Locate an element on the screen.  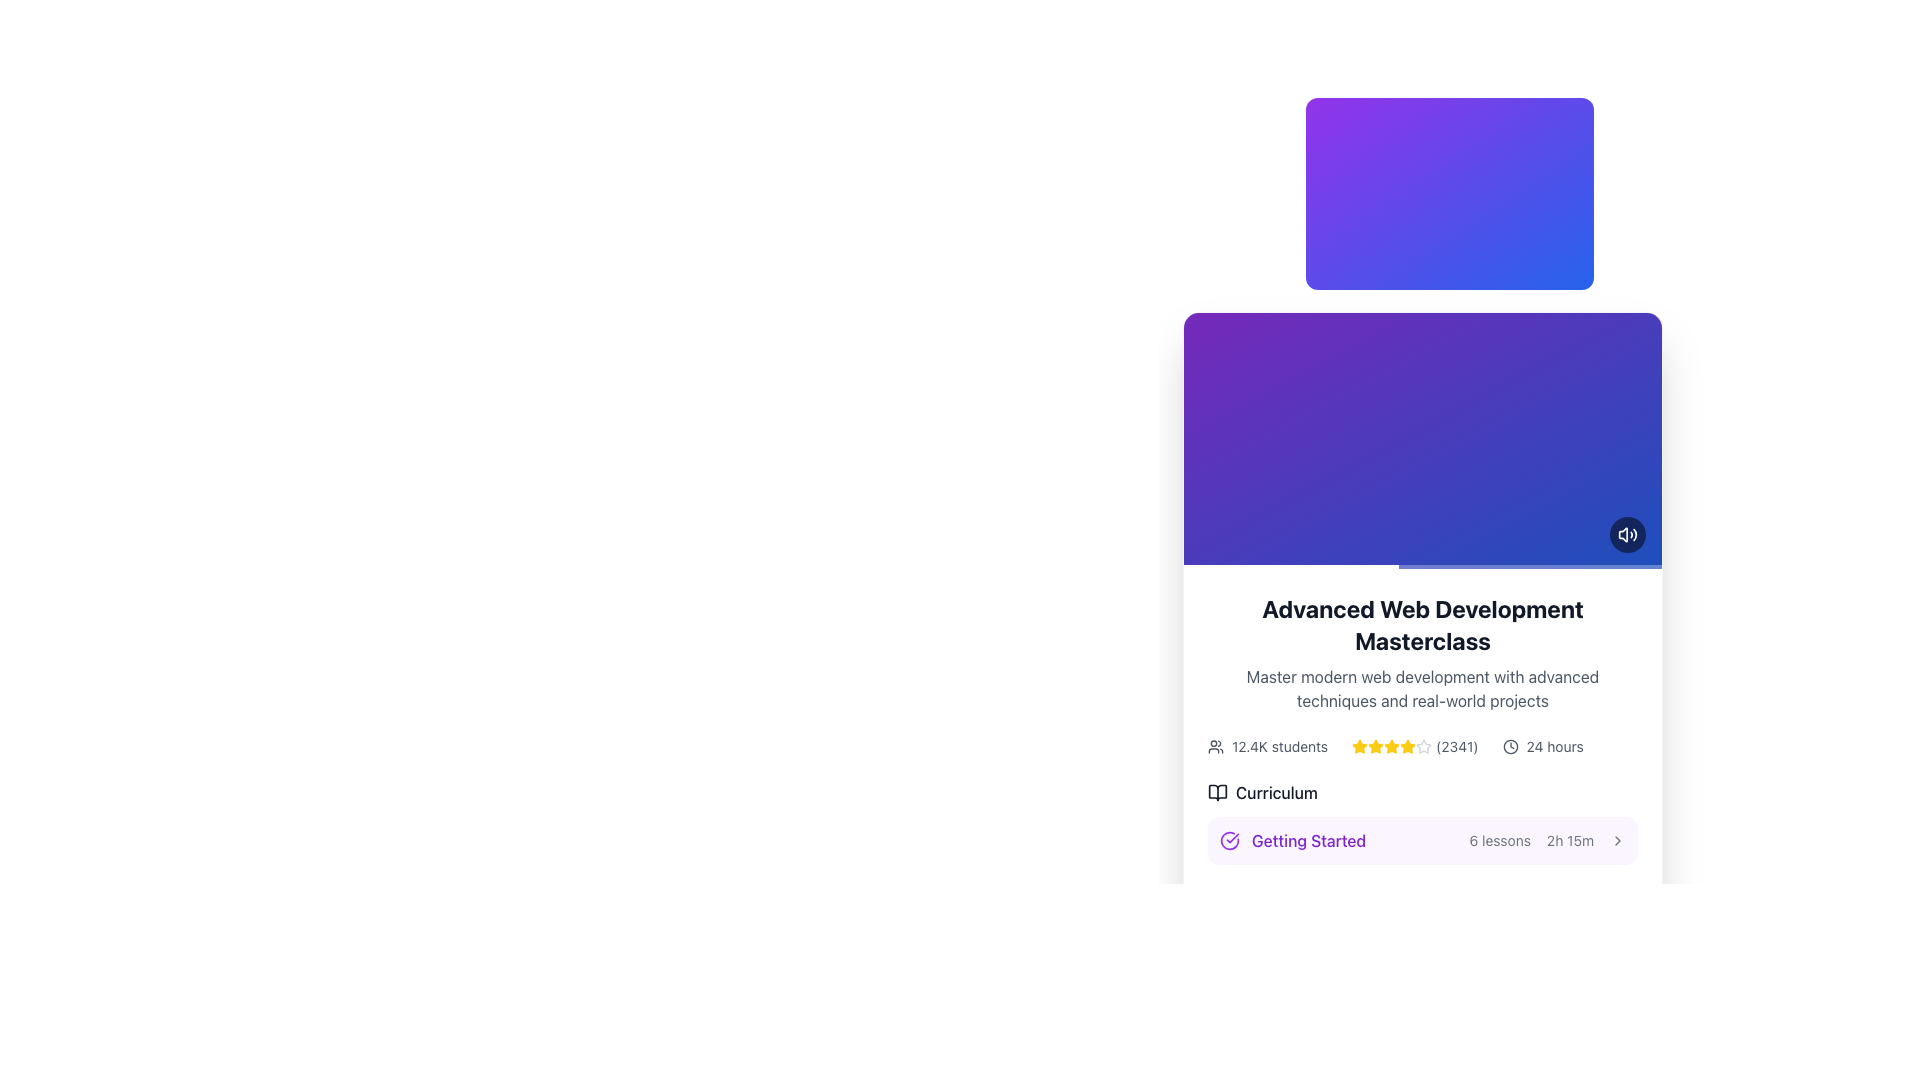
the Information bar or course overview summary located beneath the course title 'Advanced Web Development Masterclass', which includes details like '12.4K students', yellow stars for ratings, '(2341)', and '24 hours' is located at coordinates (1421, 747).